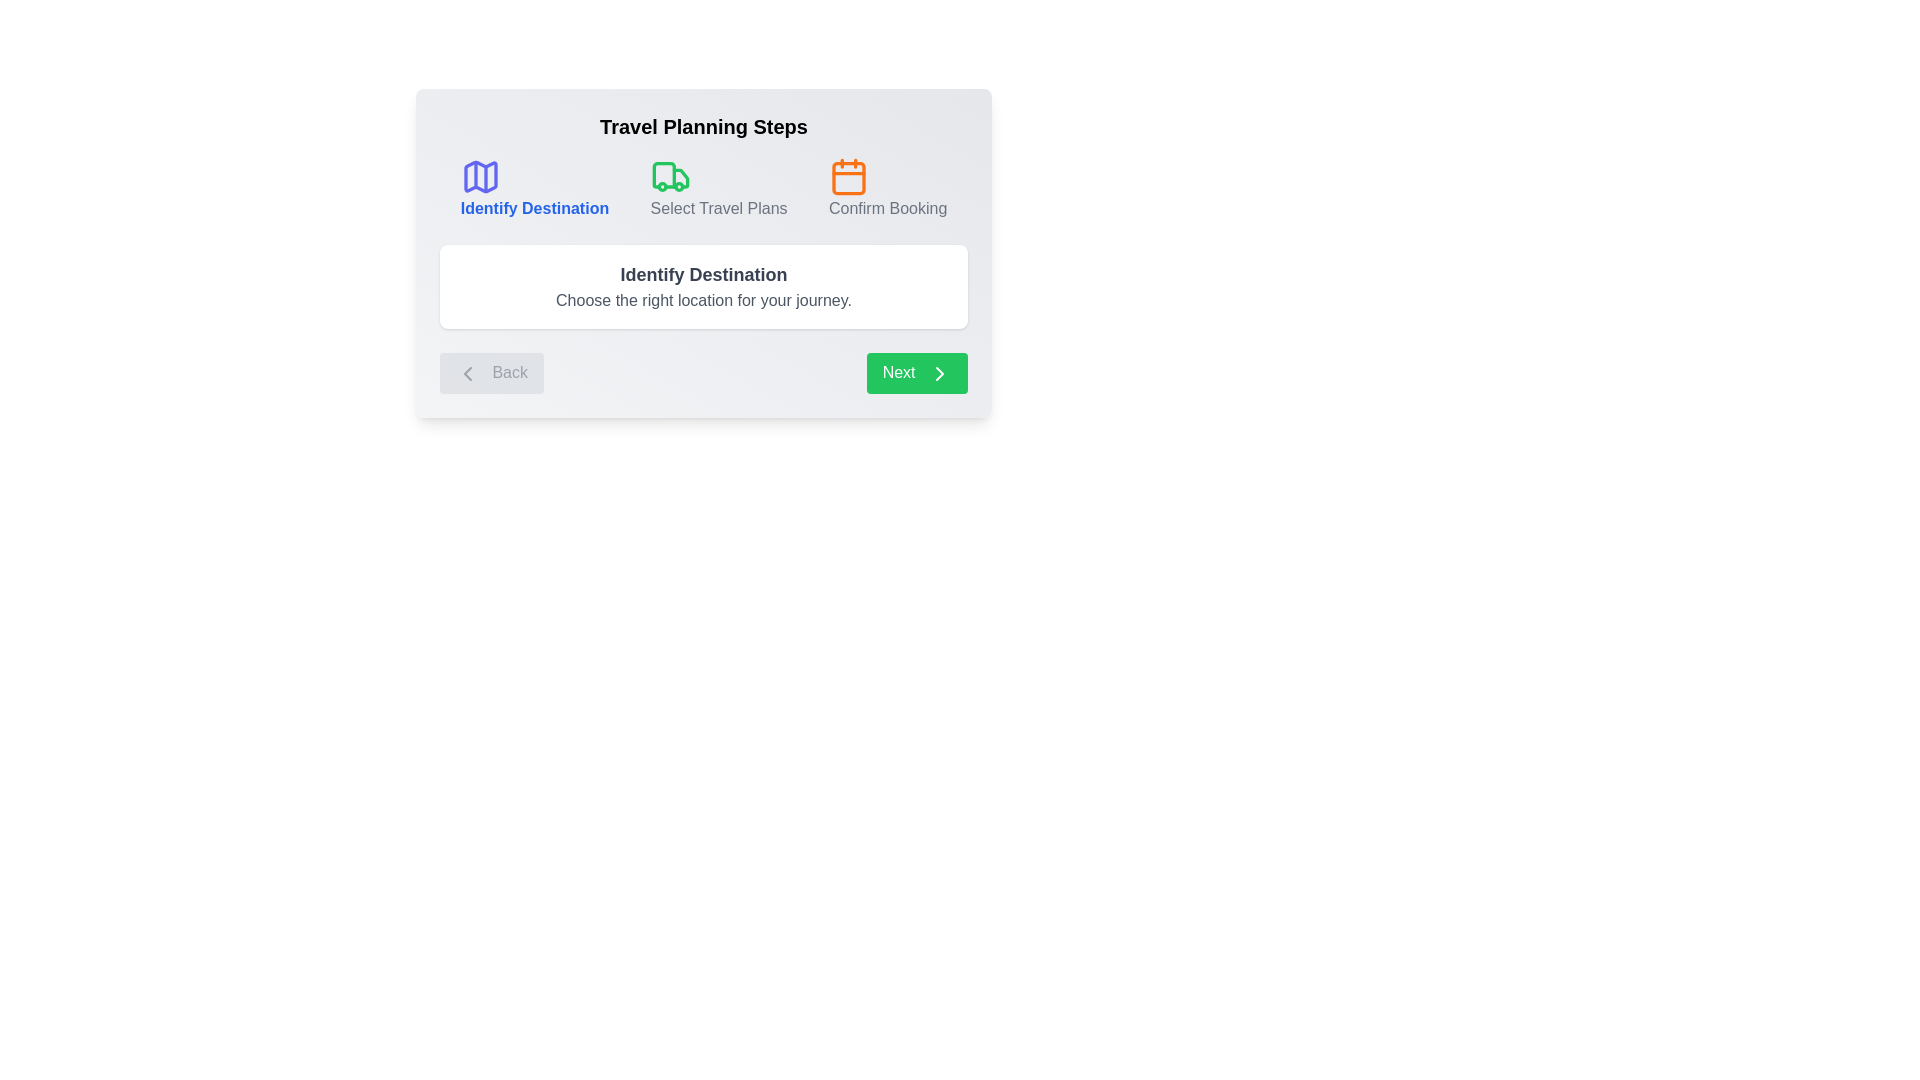  What do you see at coordinates (849, 176) in the screenshot?
I see `the decorative element within the calendar icon that represents the 'Confirm Booking' step in the travel planning process, specifically the centered orange box above the 'Confirm Booking' label` at bounding box center [849, 176].